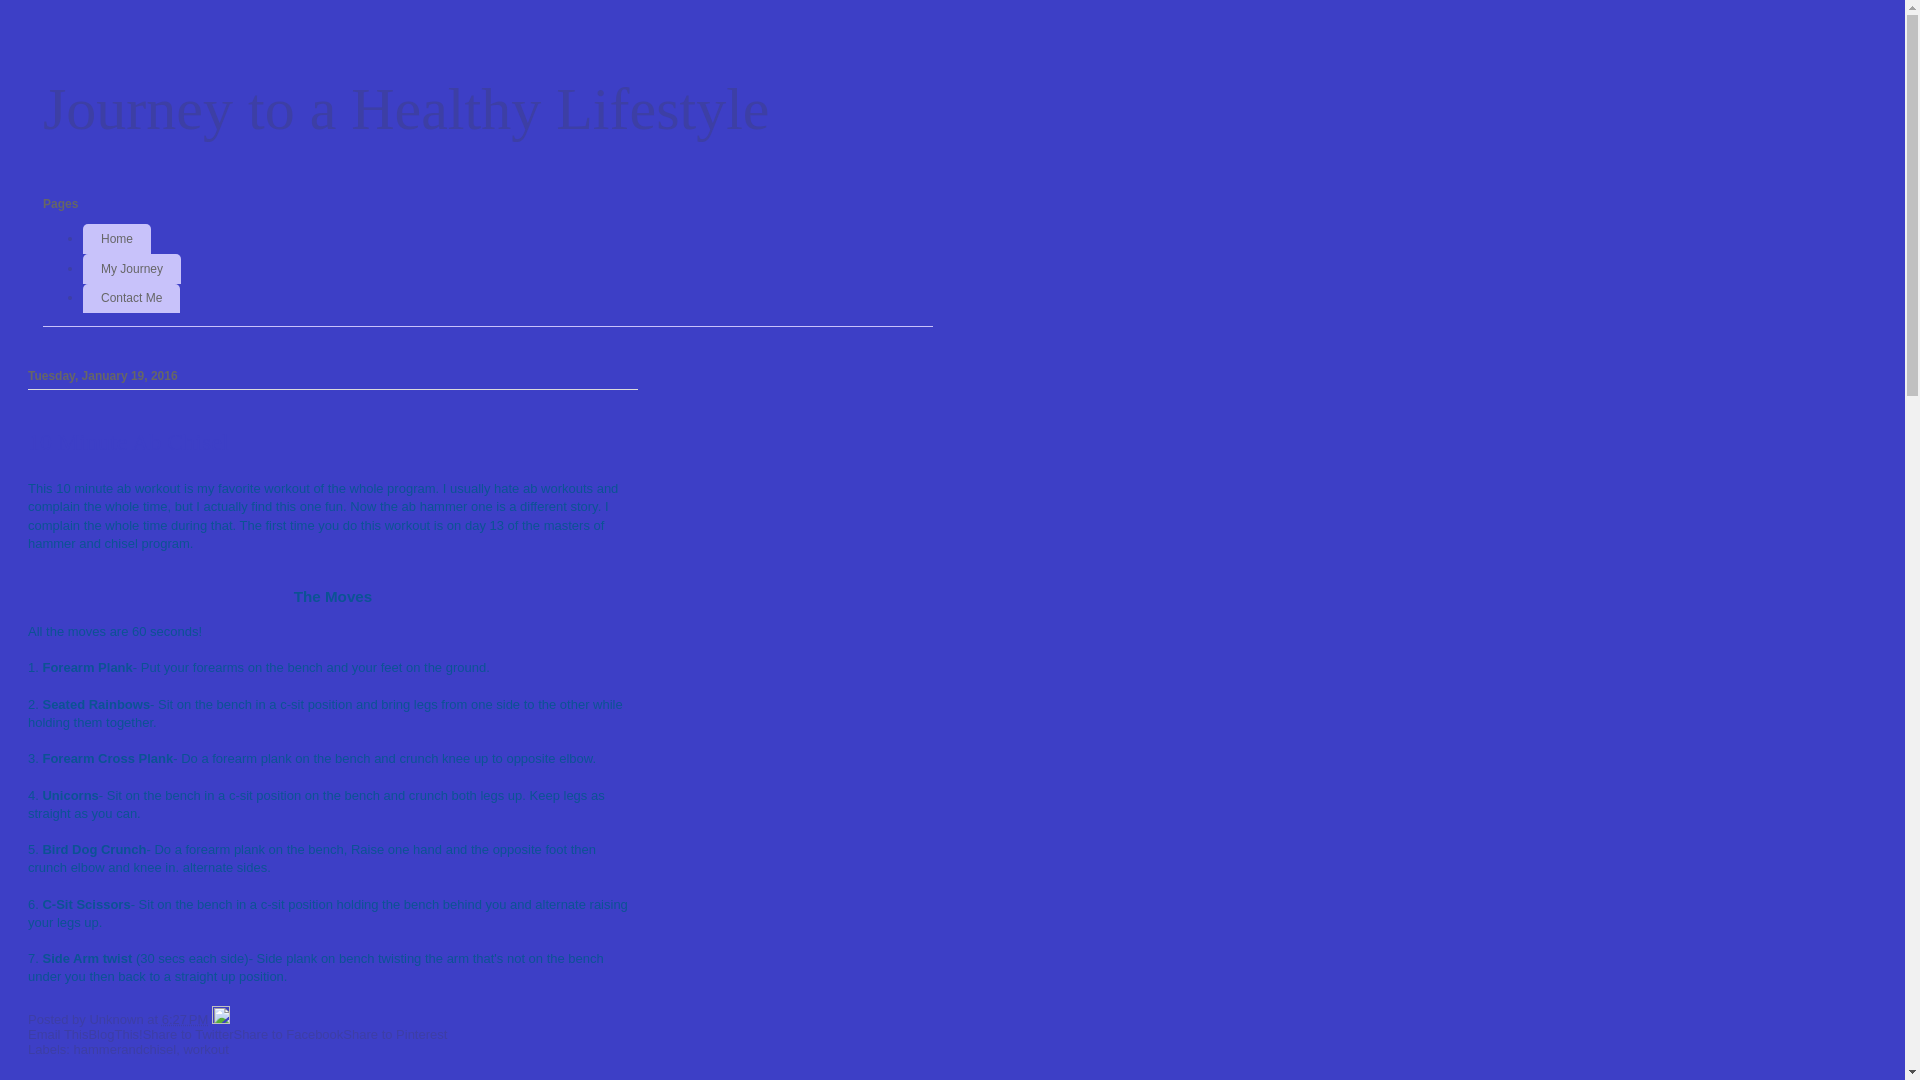 The image size is (1920, 1080). I want to click on 'Share to Pinterest', so click(342, 1034).